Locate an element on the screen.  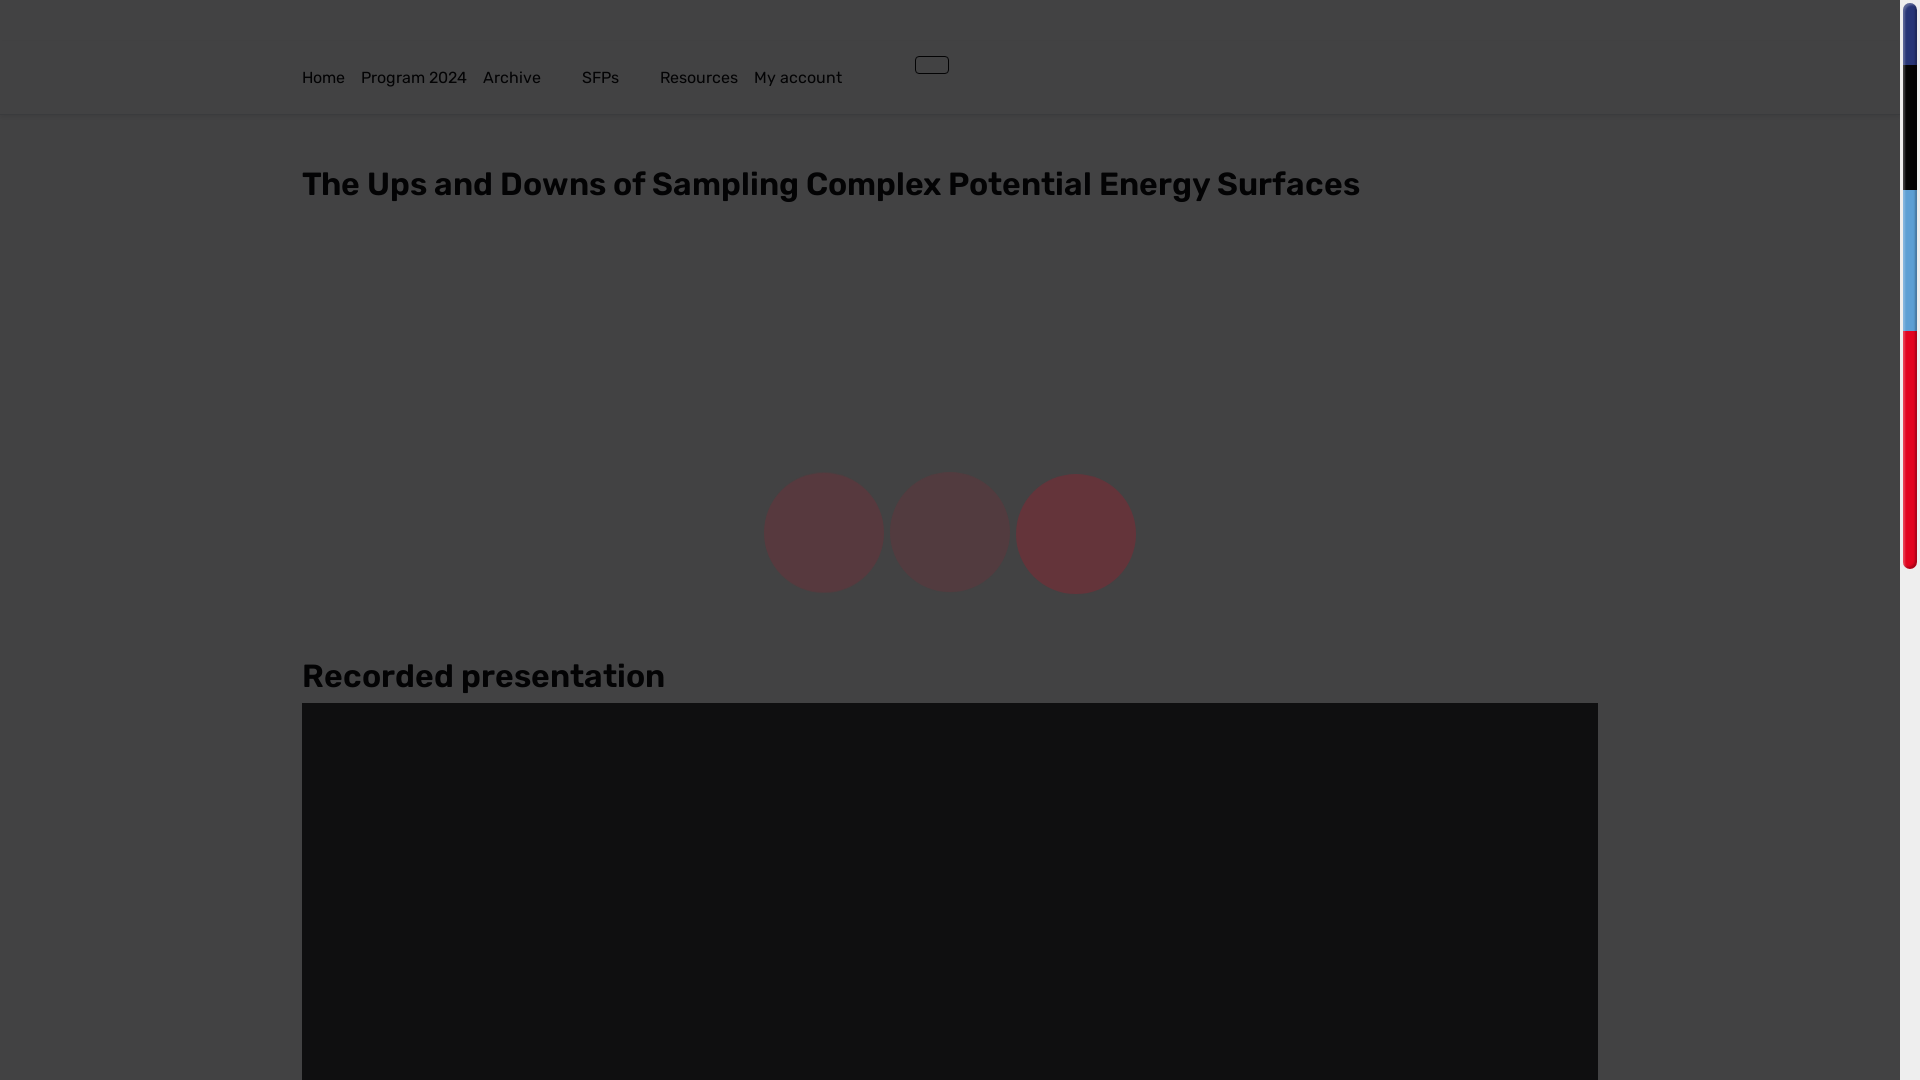
'My account' is located at coordinates (818, 76).